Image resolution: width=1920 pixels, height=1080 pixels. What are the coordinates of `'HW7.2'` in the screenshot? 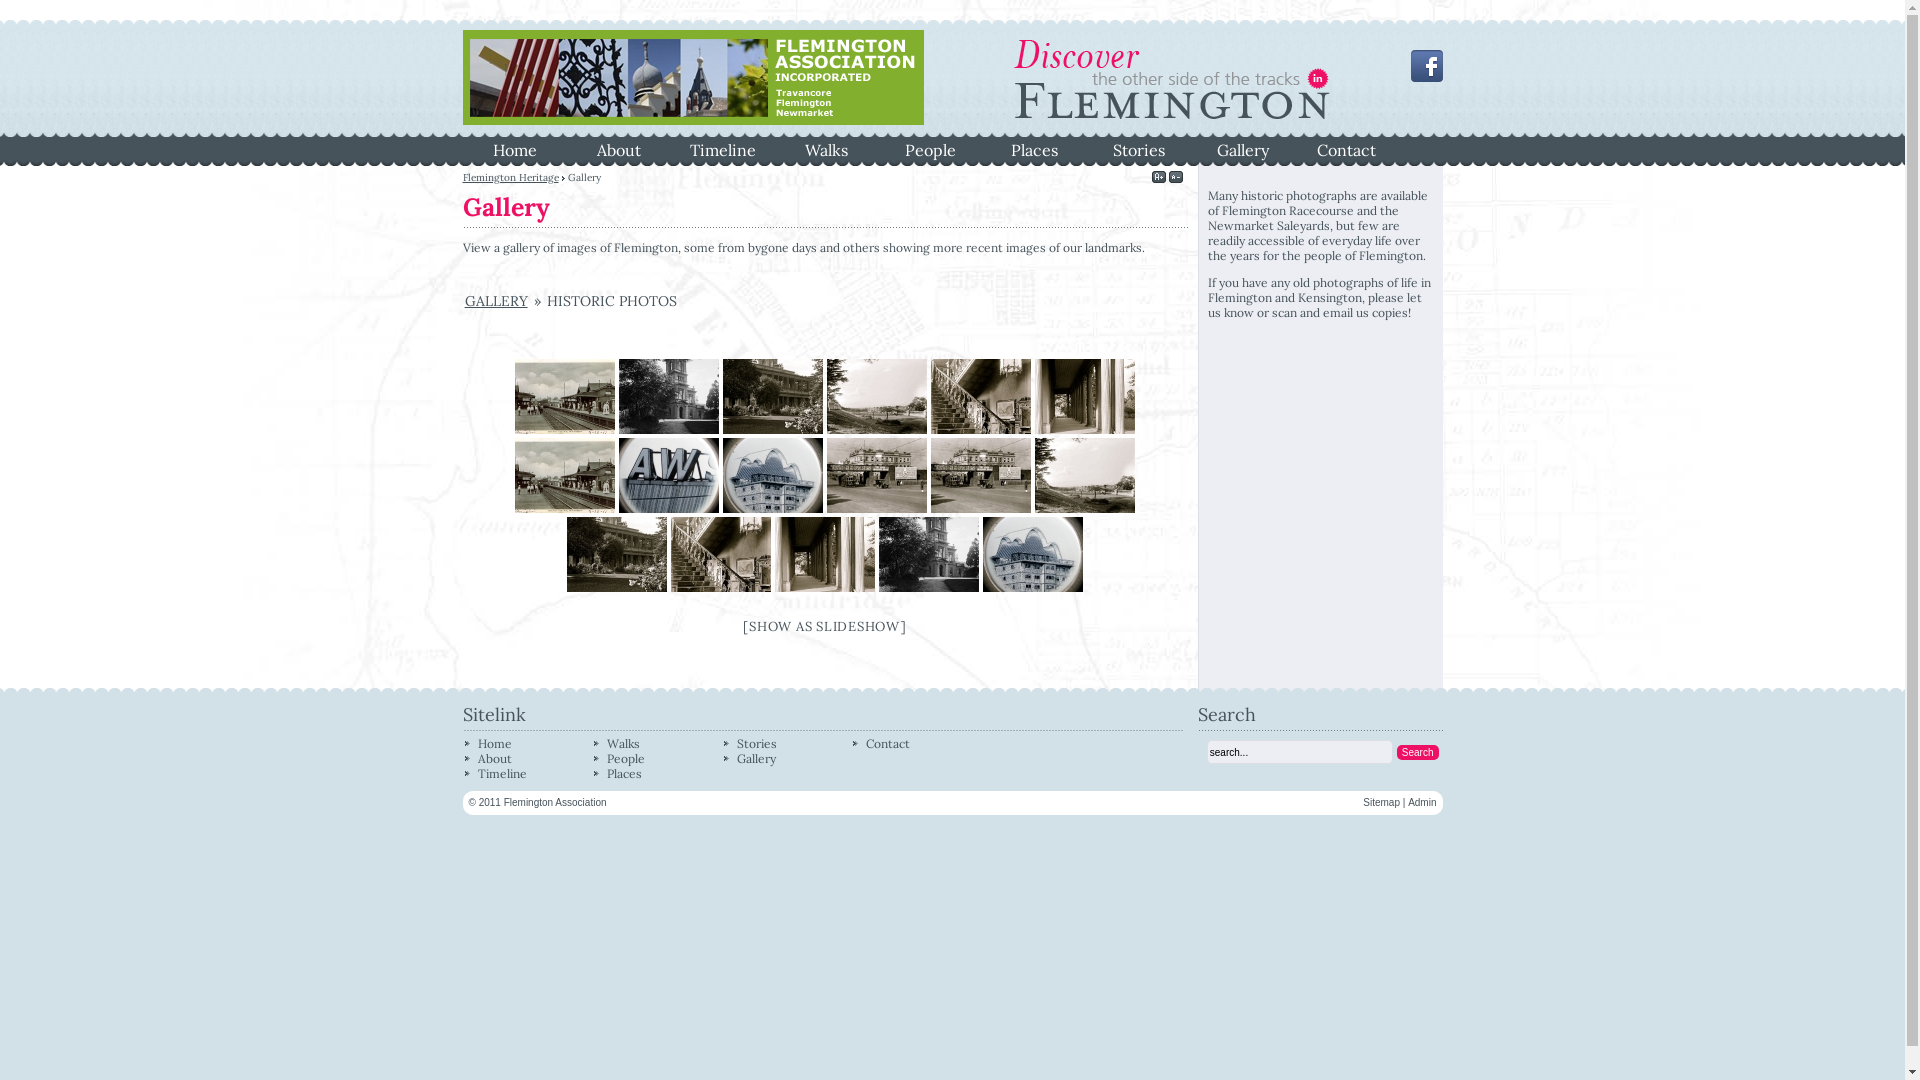 It's located at (980, 475).